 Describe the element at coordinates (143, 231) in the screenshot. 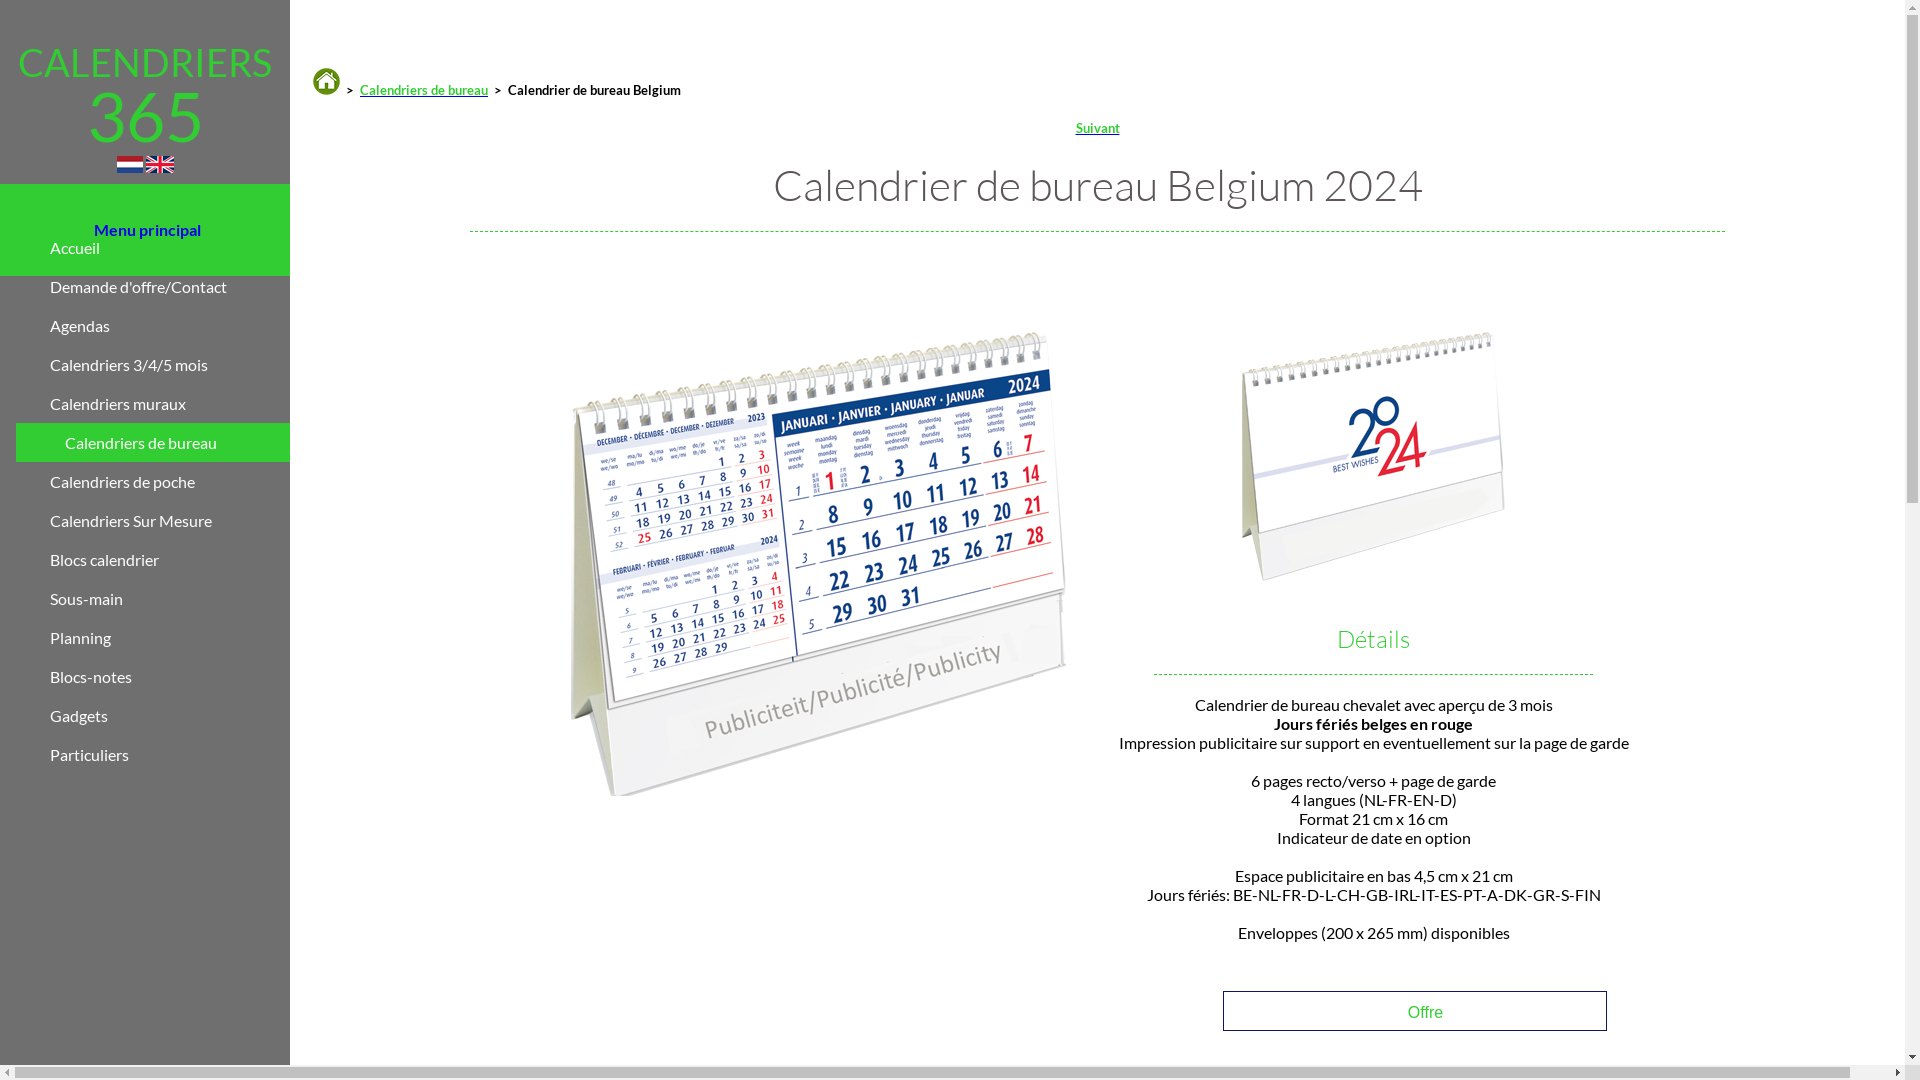

I see `'Menu principal'` at that location.